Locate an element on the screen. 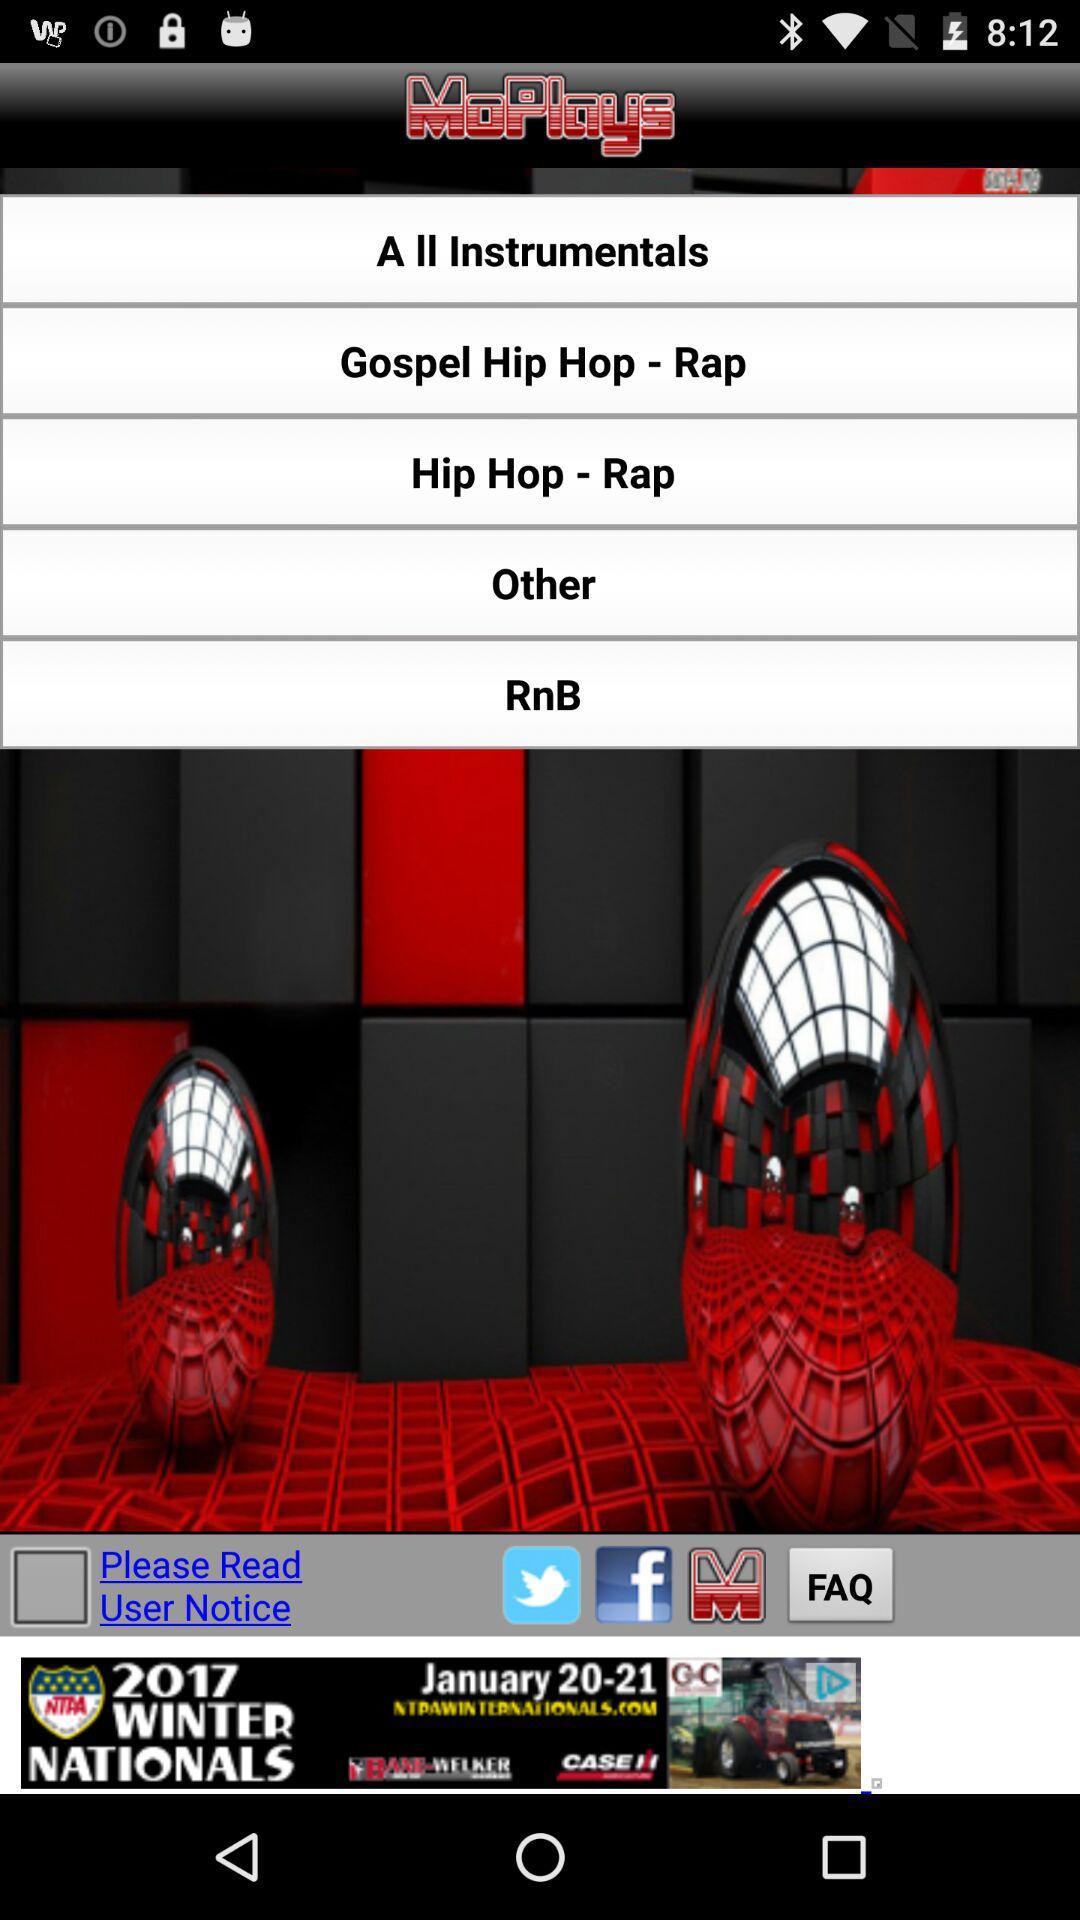 This screenshot has height=1920, width=1080. advertisement is located at coordinates (540, 1714).